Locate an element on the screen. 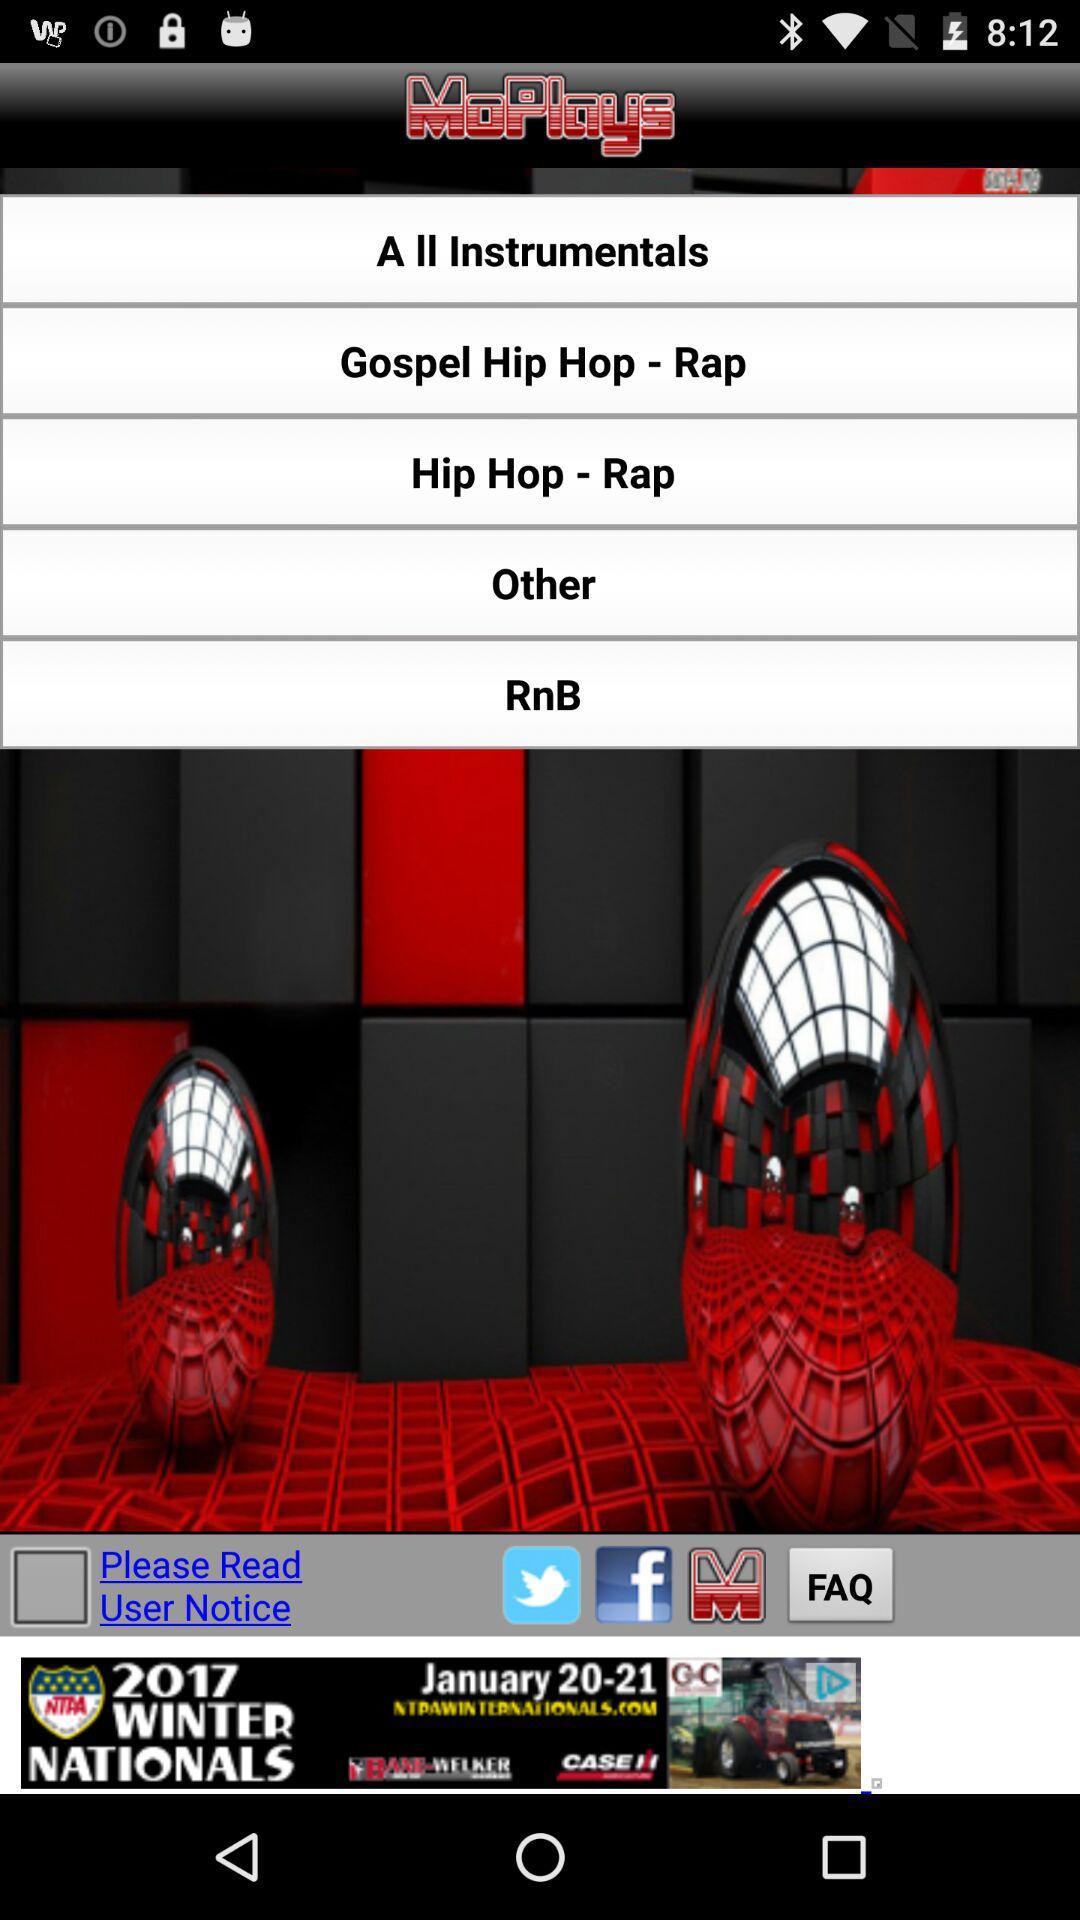 This screenshot has height=1920, width=1080. advertisement is located at coordinates (540, 1714).